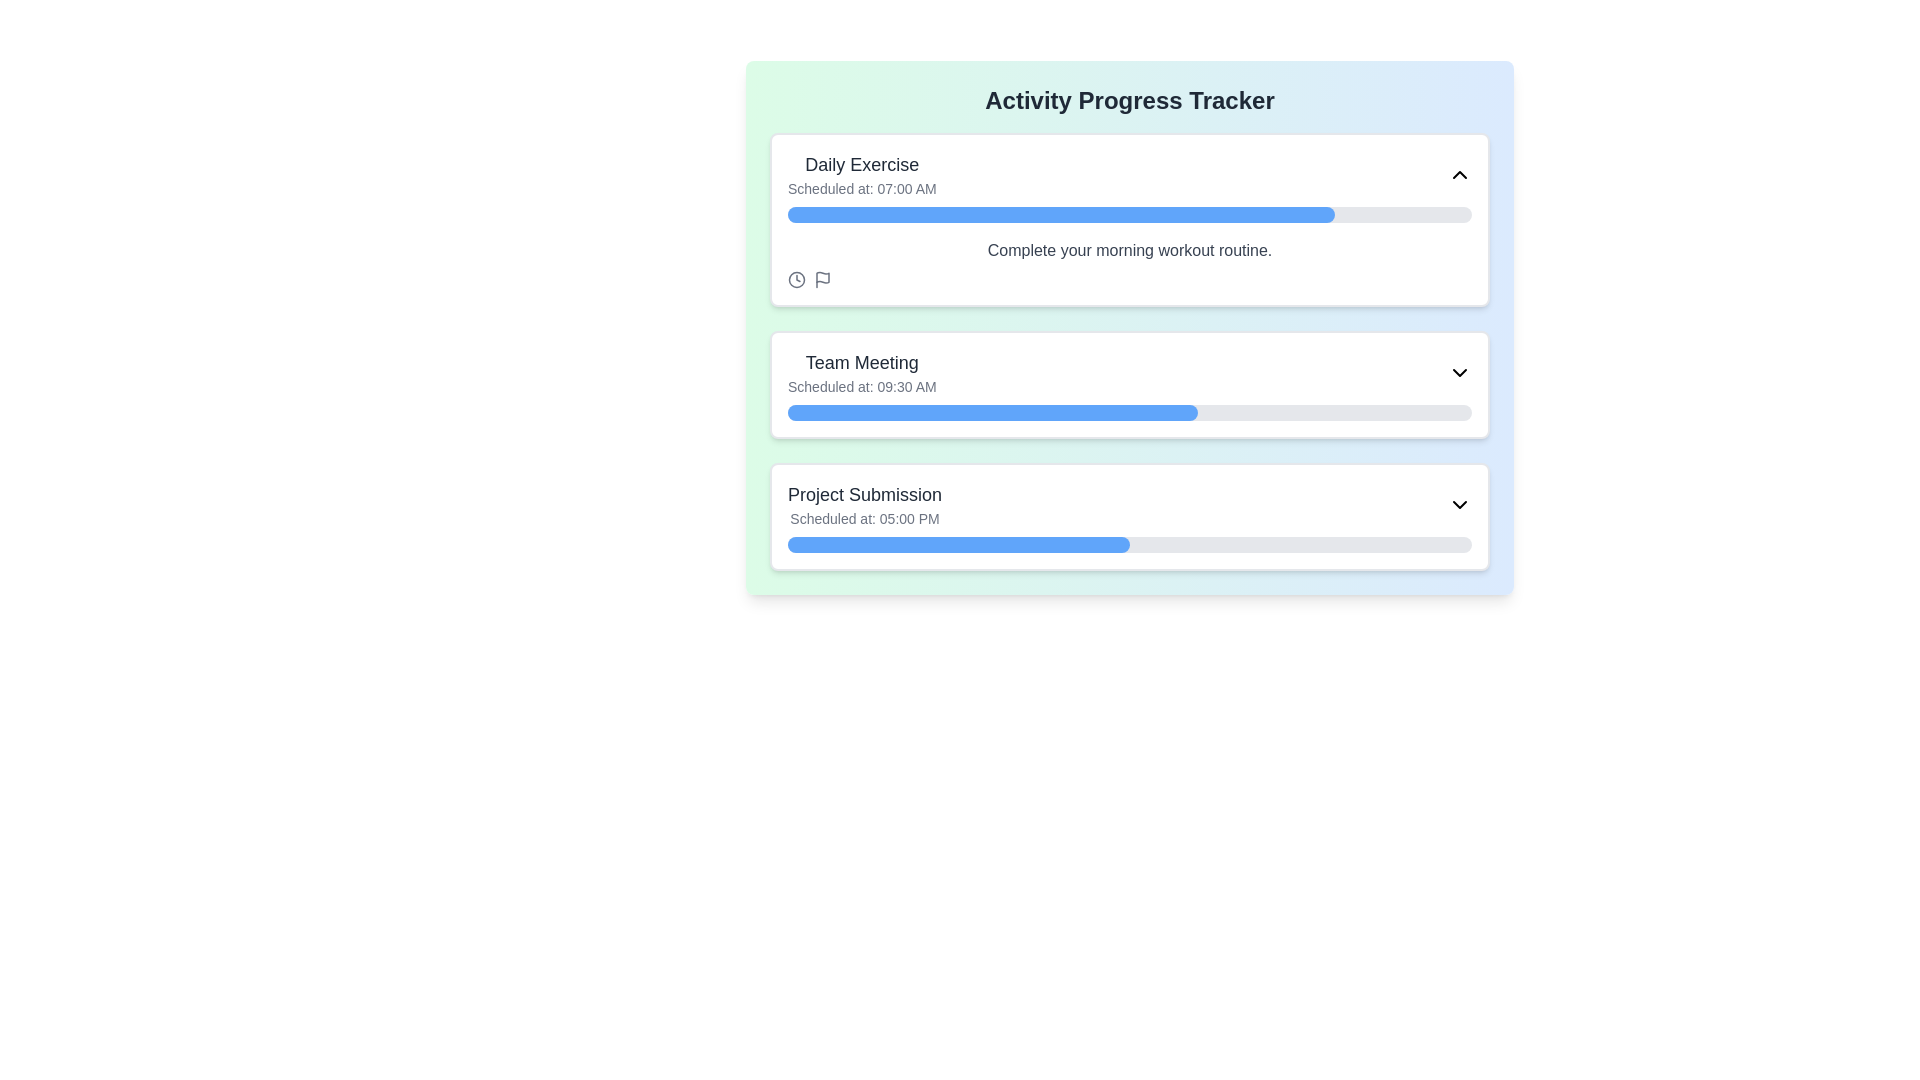 The image size is (1920, 1080). What do you see at coordinates (795, 280) in the screenshot?
I see `the clock icon located at the bottom-left corner of the 'Daily Exercise' task card, which serves as a visual indicator or reminder for the schedule` at bounding box center [795, 280].